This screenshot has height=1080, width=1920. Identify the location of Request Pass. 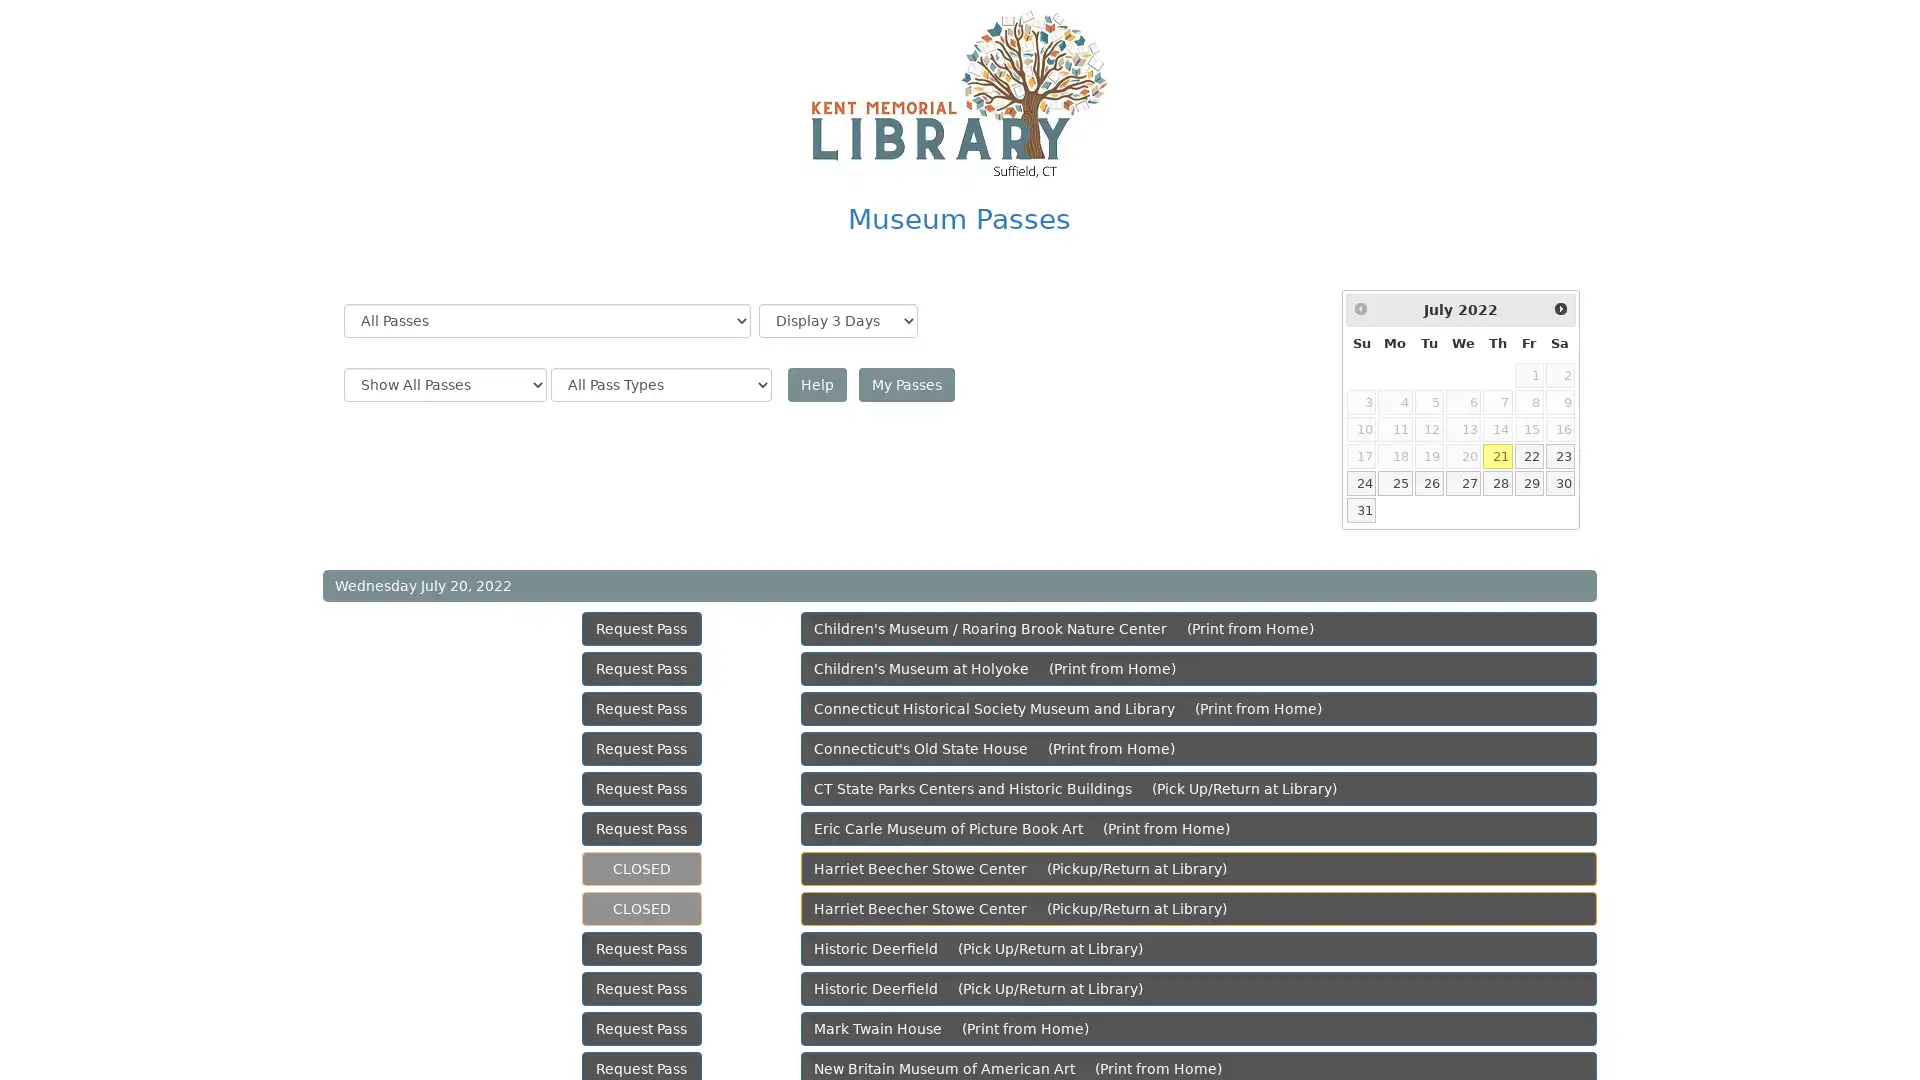
(641, 829).